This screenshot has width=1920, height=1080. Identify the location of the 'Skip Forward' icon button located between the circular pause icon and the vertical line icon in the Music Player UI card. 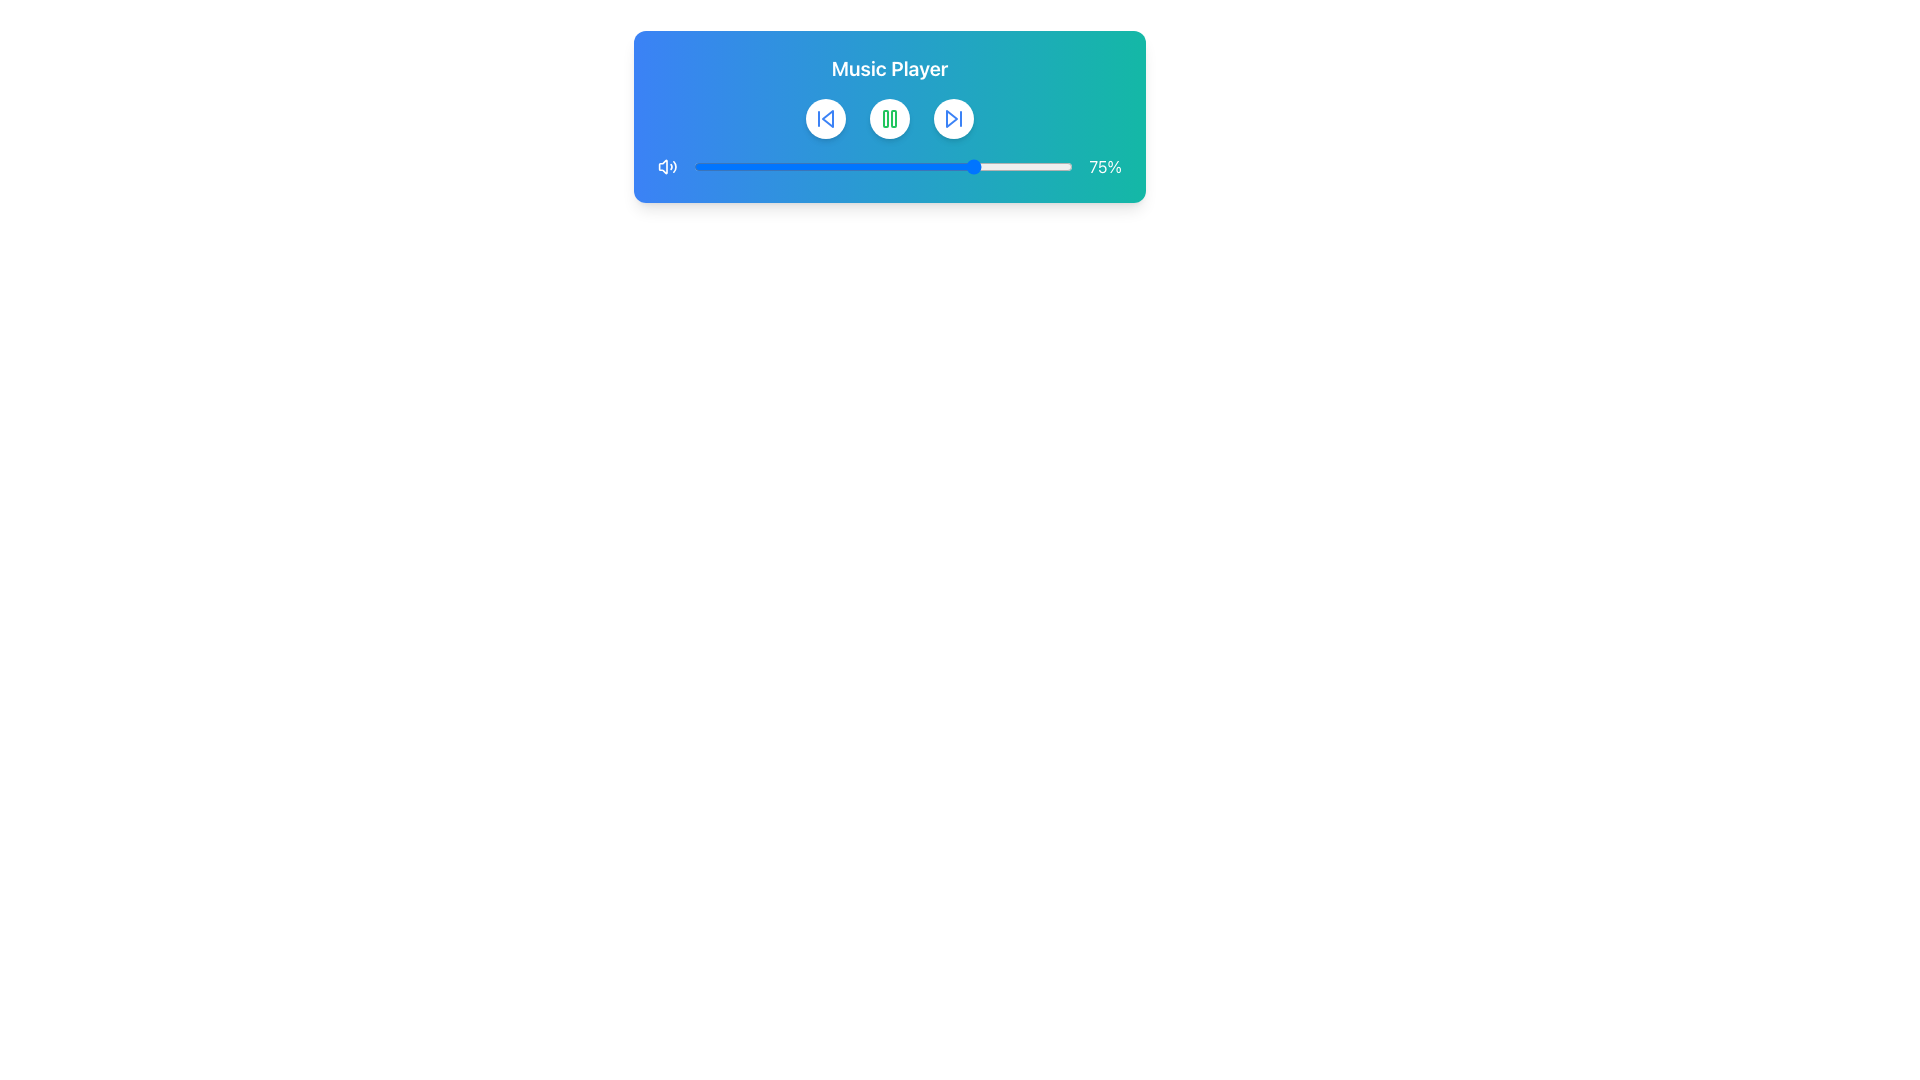
(950, 119).